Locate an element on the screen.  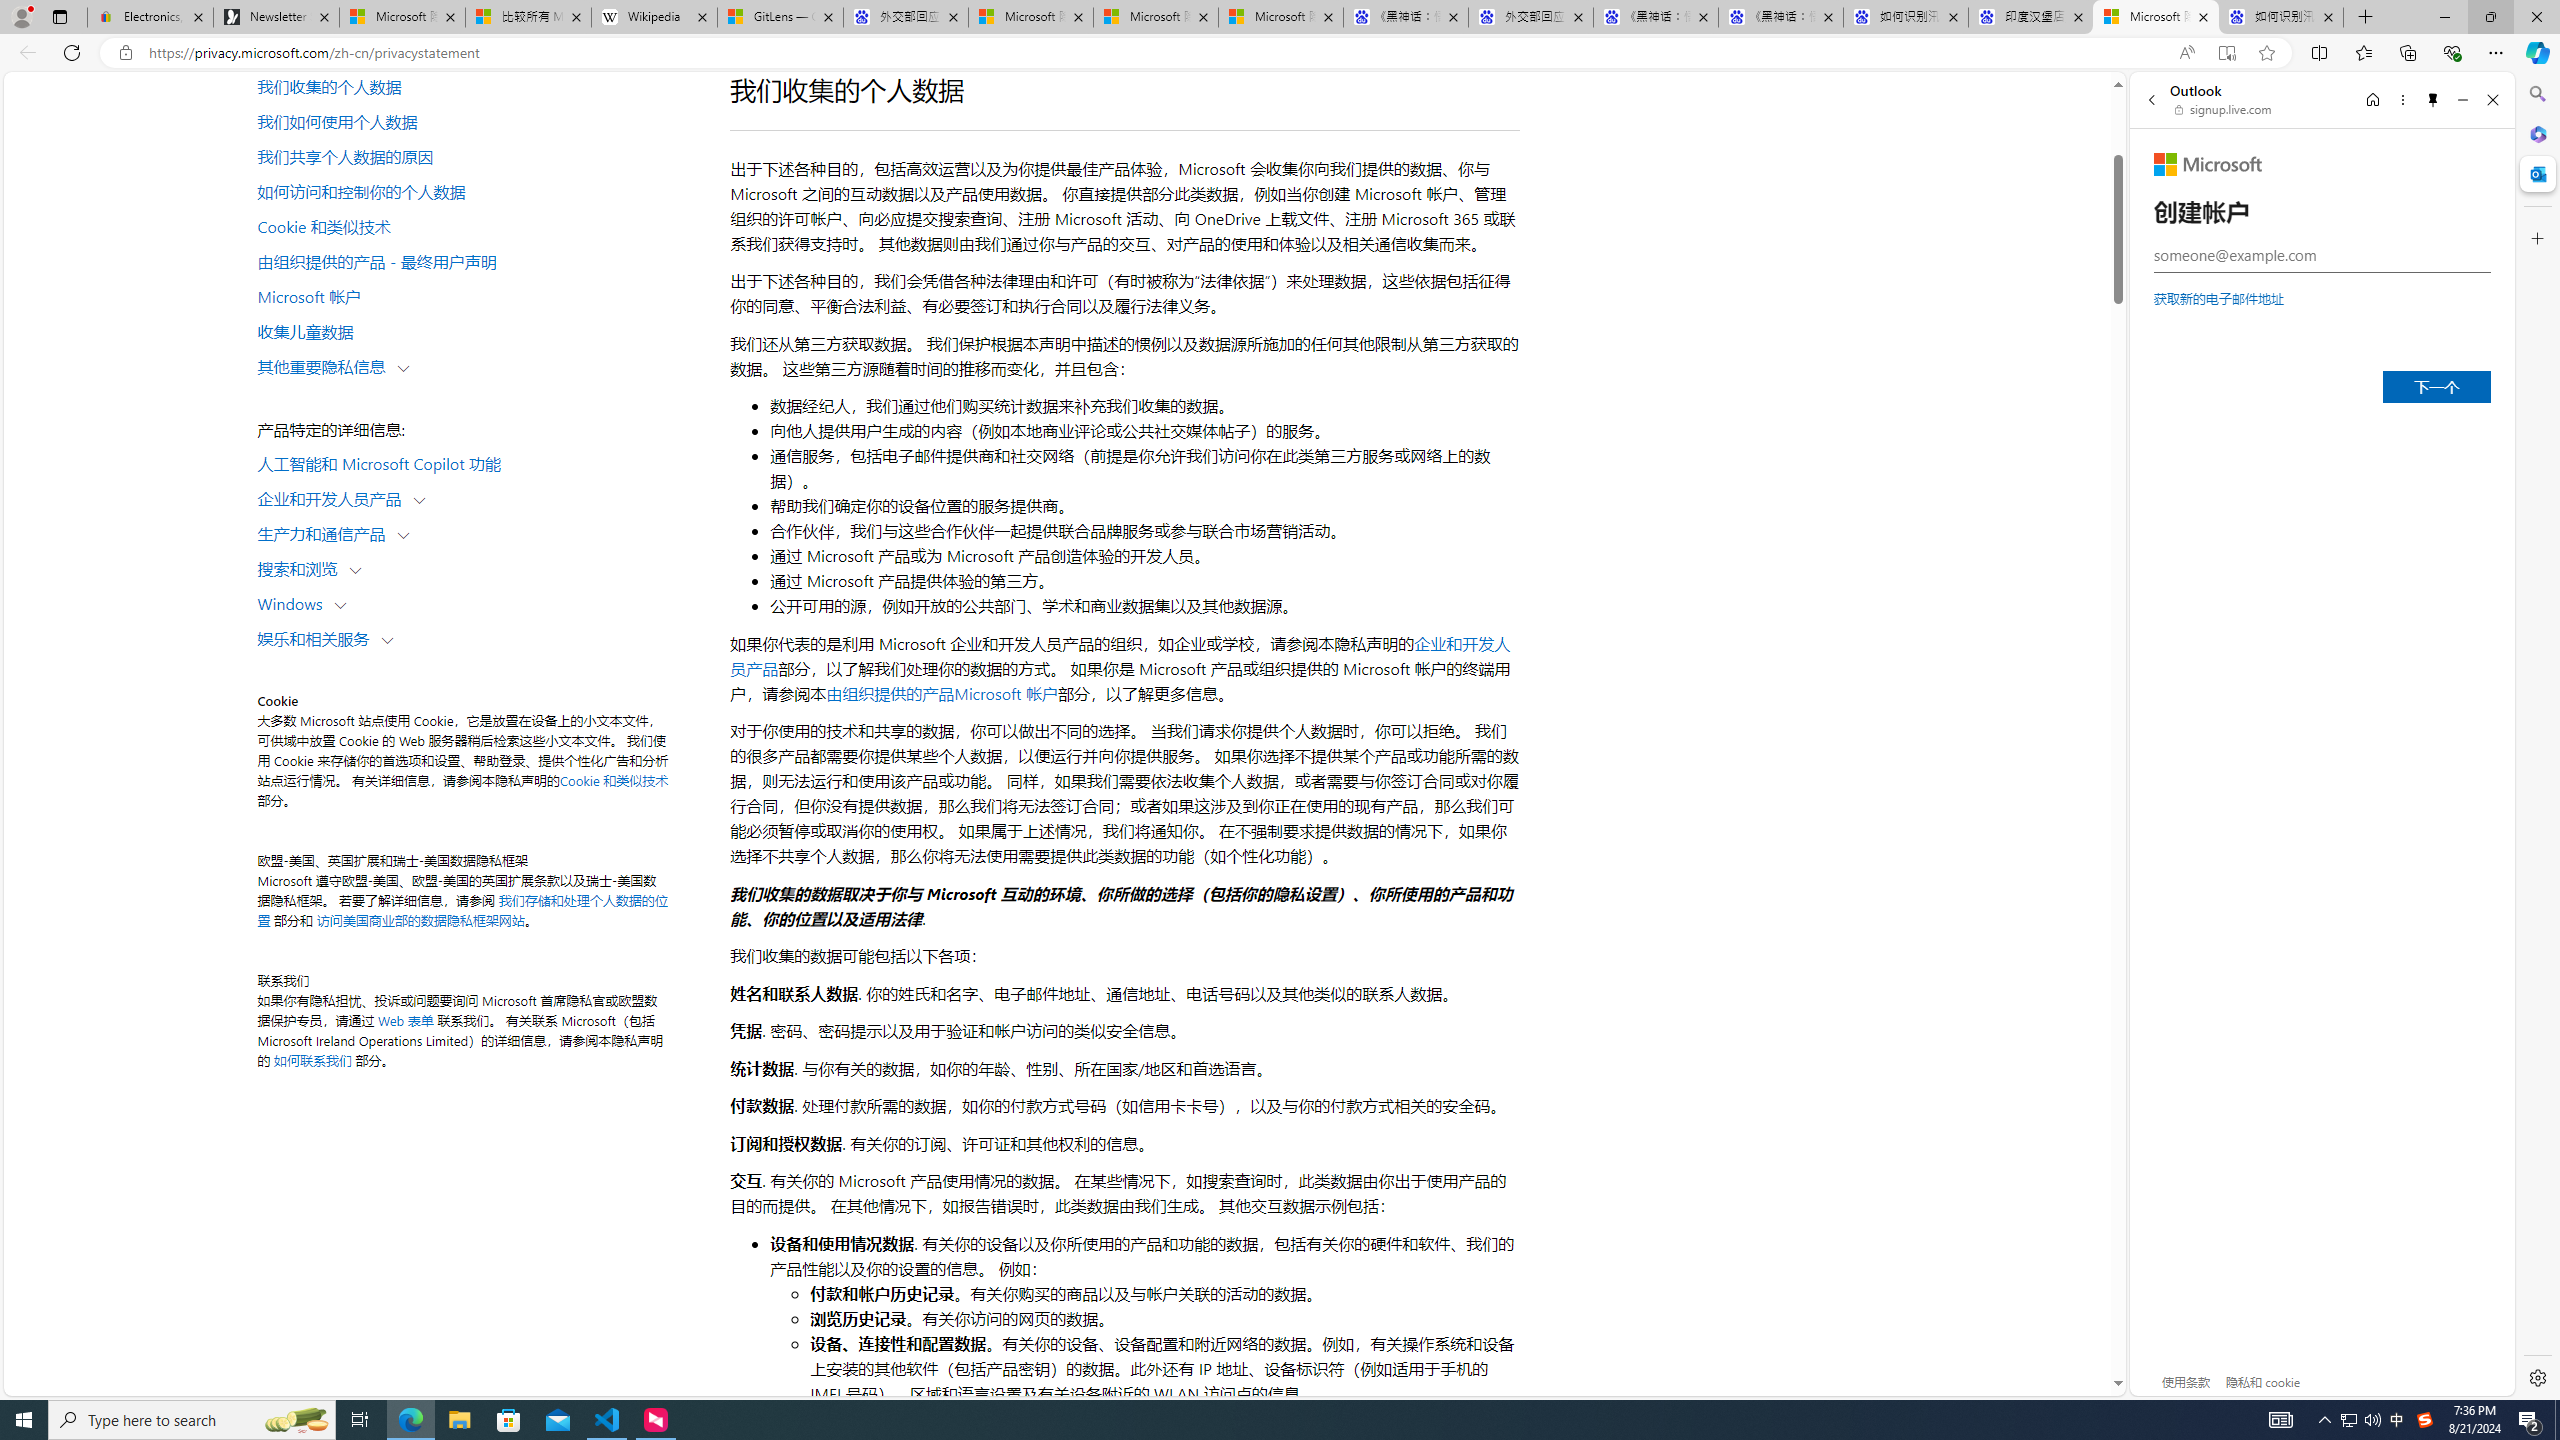
'Electronics, Cars, Fashion, Collectibles & More | eBay' is located at coordinates (150, 16).